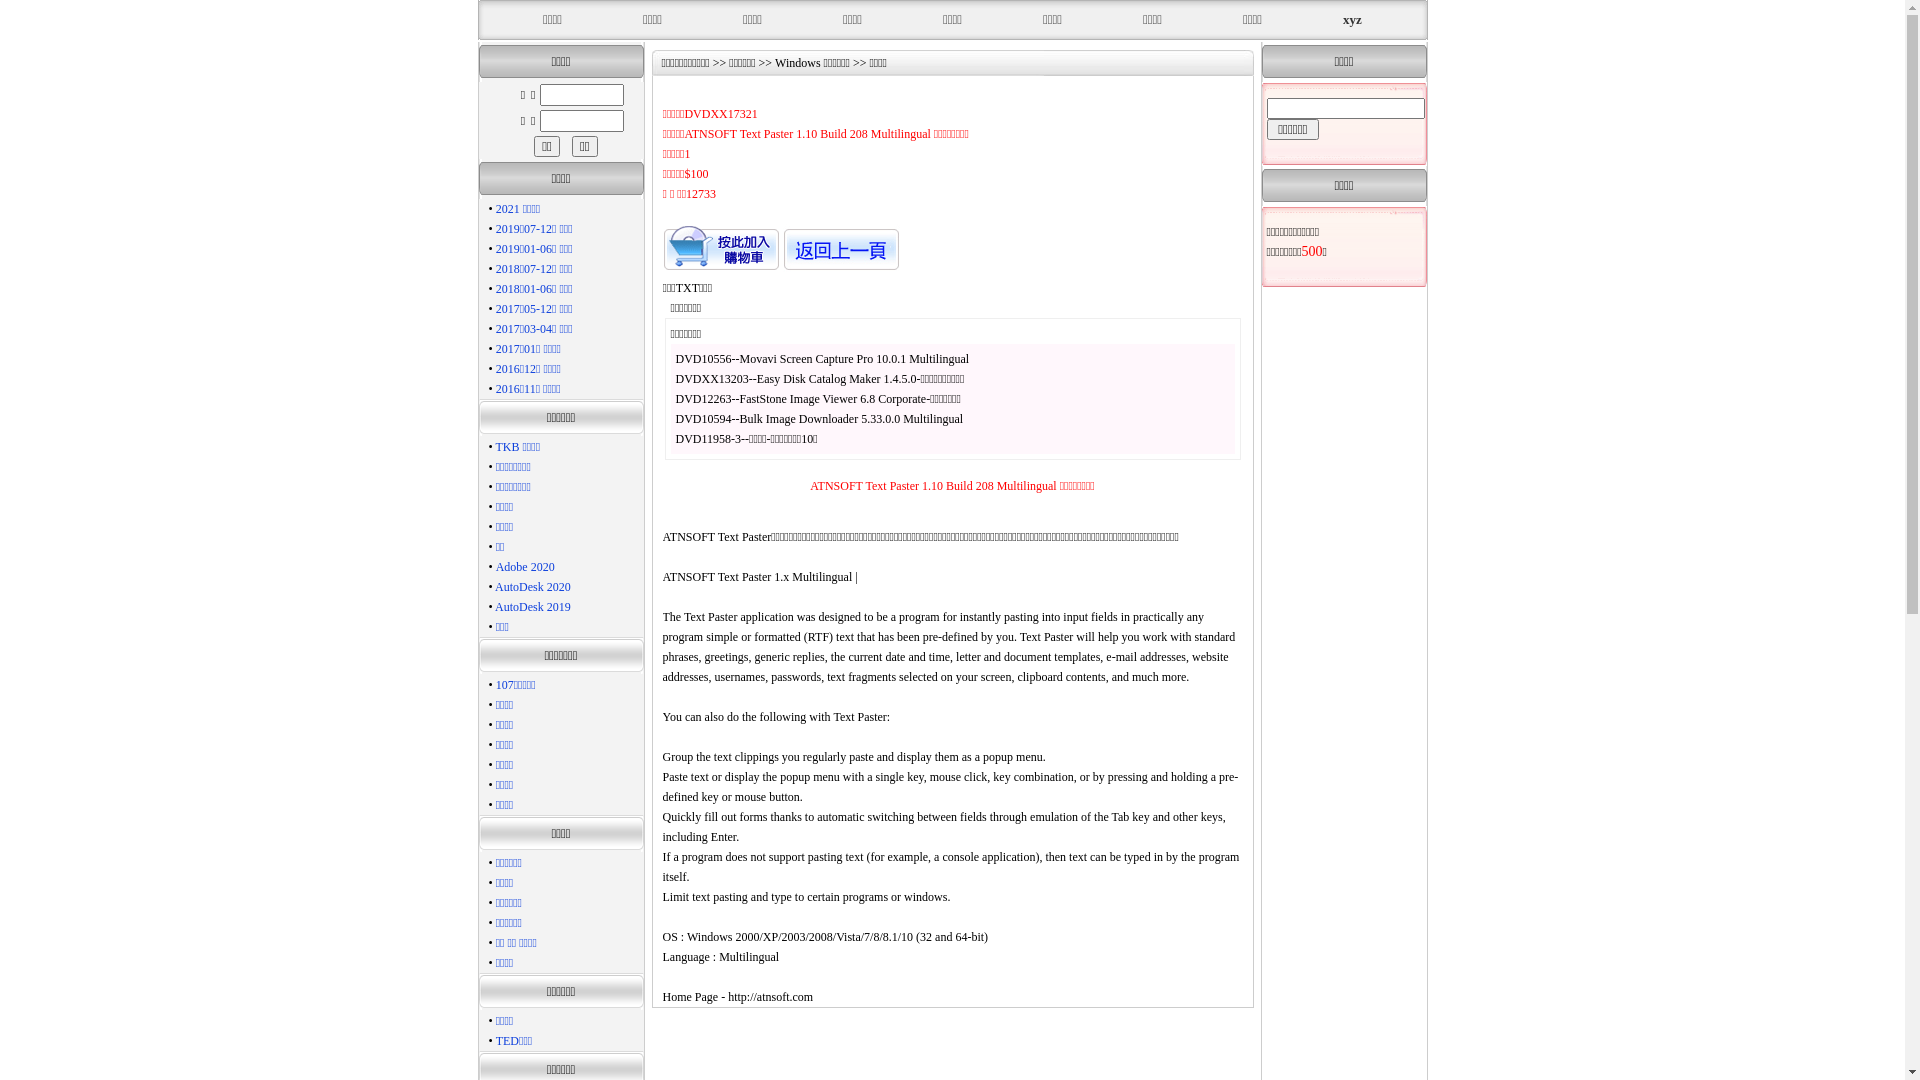 The height and width of the screenshot is (1080, 1920). Describe the element at coordinates (494, 585) in the screenshot. I see `'AutoDesk 2020'` at that location.